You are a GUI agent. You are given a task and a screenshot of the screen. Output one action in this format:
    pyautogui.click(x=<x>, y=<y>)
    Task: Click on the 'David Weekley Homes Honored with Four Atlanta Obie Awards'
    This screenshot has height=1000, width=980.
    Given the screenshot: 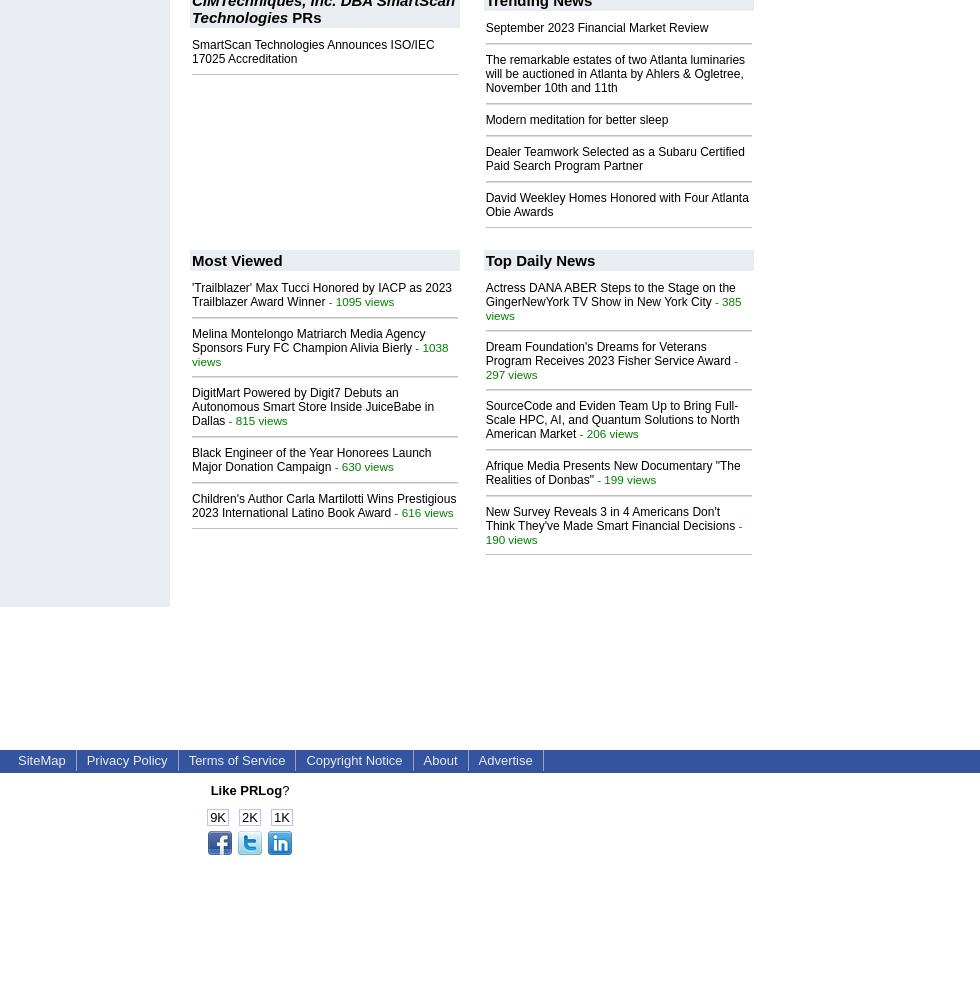 What is the action you would take?
    pyautogui.click(x=616, y=203)
    